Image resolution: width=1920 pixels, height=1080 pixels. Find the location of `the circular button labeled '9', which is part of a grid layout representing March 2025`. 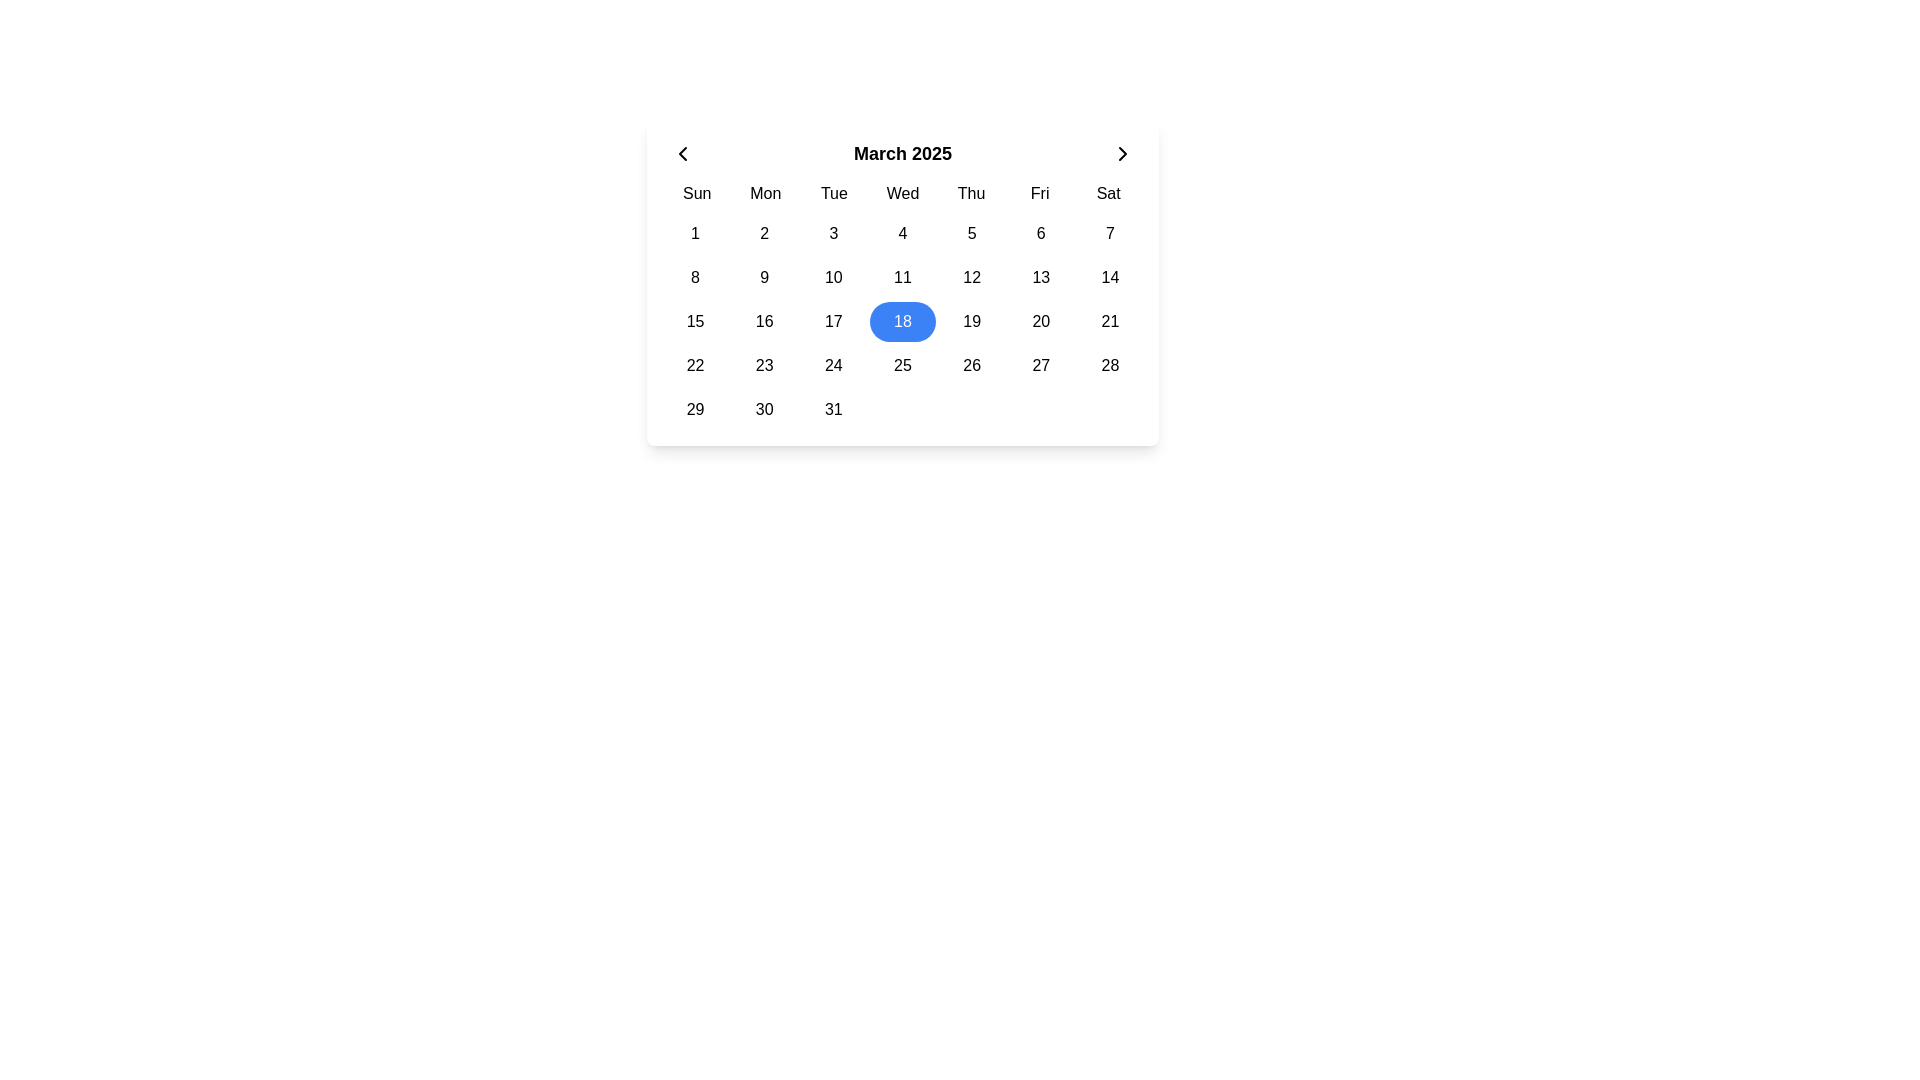

the circular button labeled '9', which is part of a grid layout representing March 2025 is located at coordinates (763, 277).